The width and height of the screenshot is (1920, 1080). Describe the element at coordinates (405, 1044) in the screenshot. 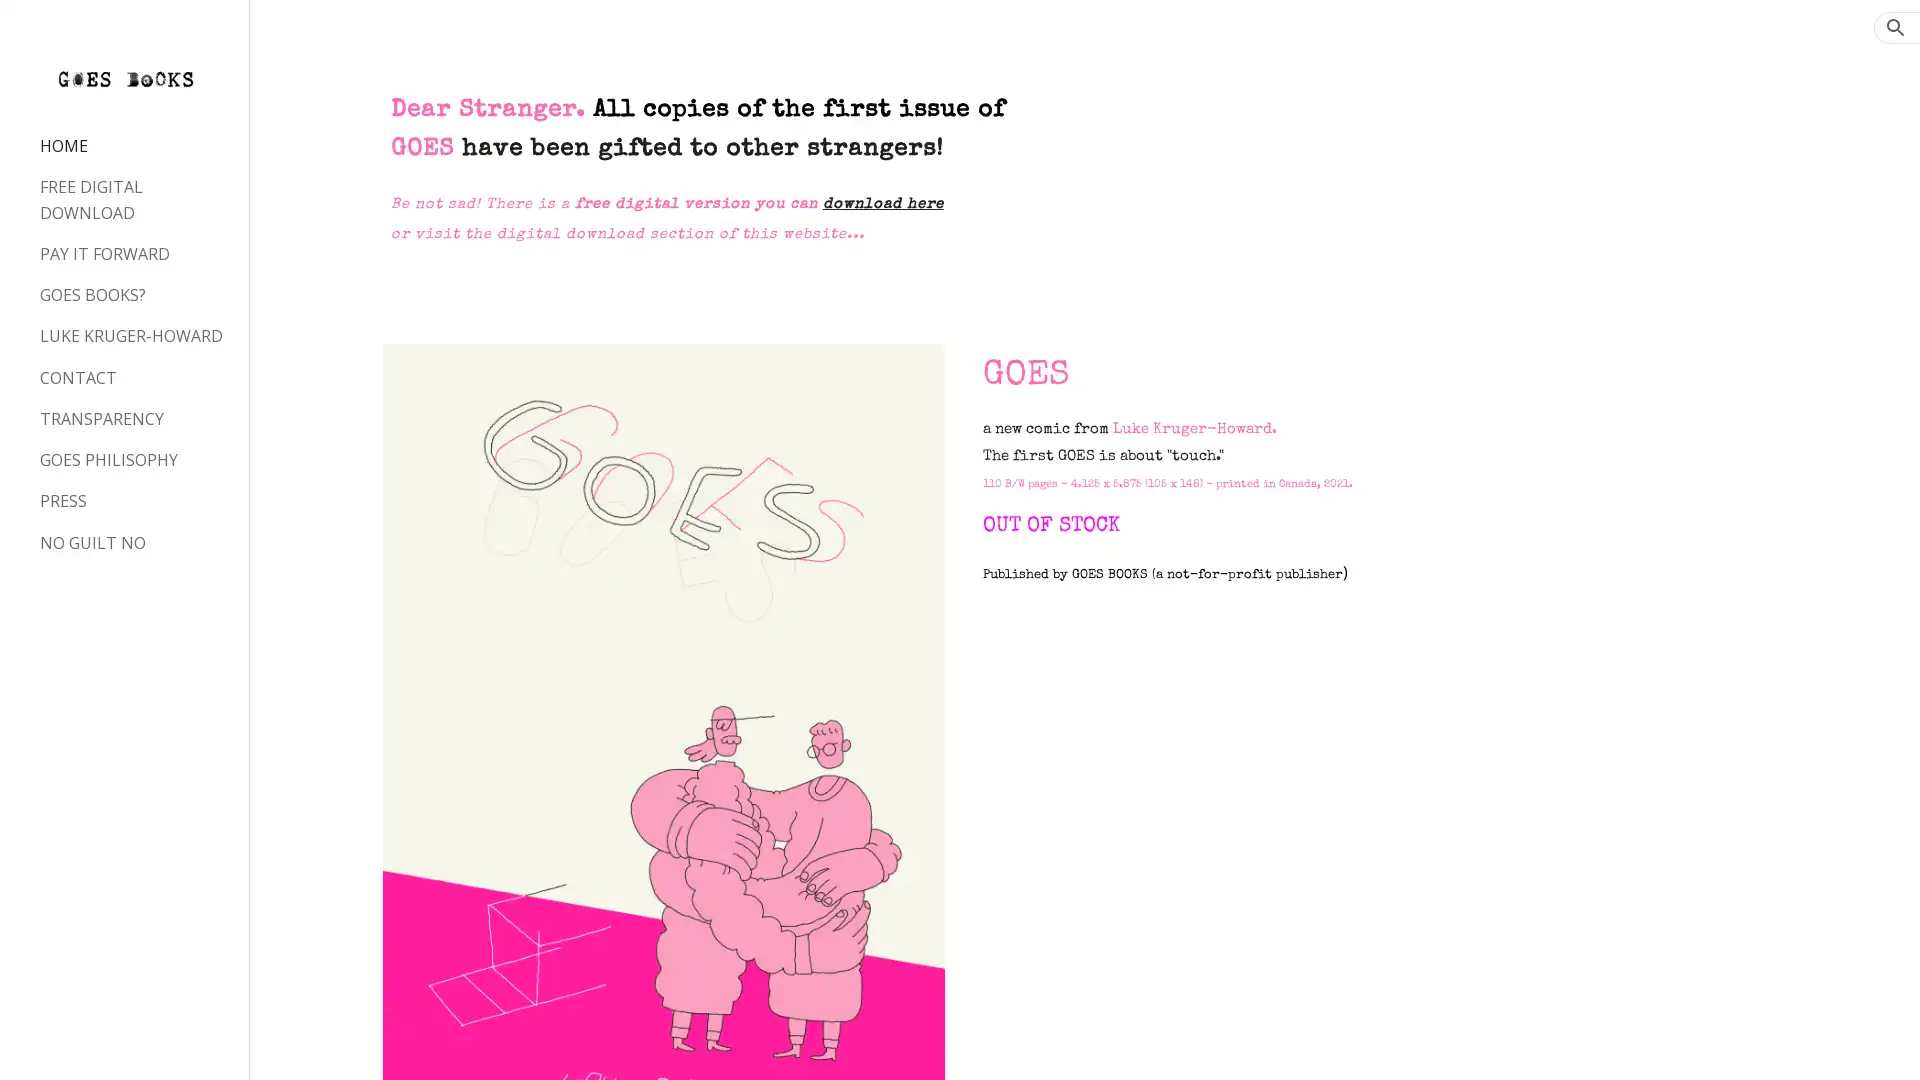

I see `Google Sites` at that location.